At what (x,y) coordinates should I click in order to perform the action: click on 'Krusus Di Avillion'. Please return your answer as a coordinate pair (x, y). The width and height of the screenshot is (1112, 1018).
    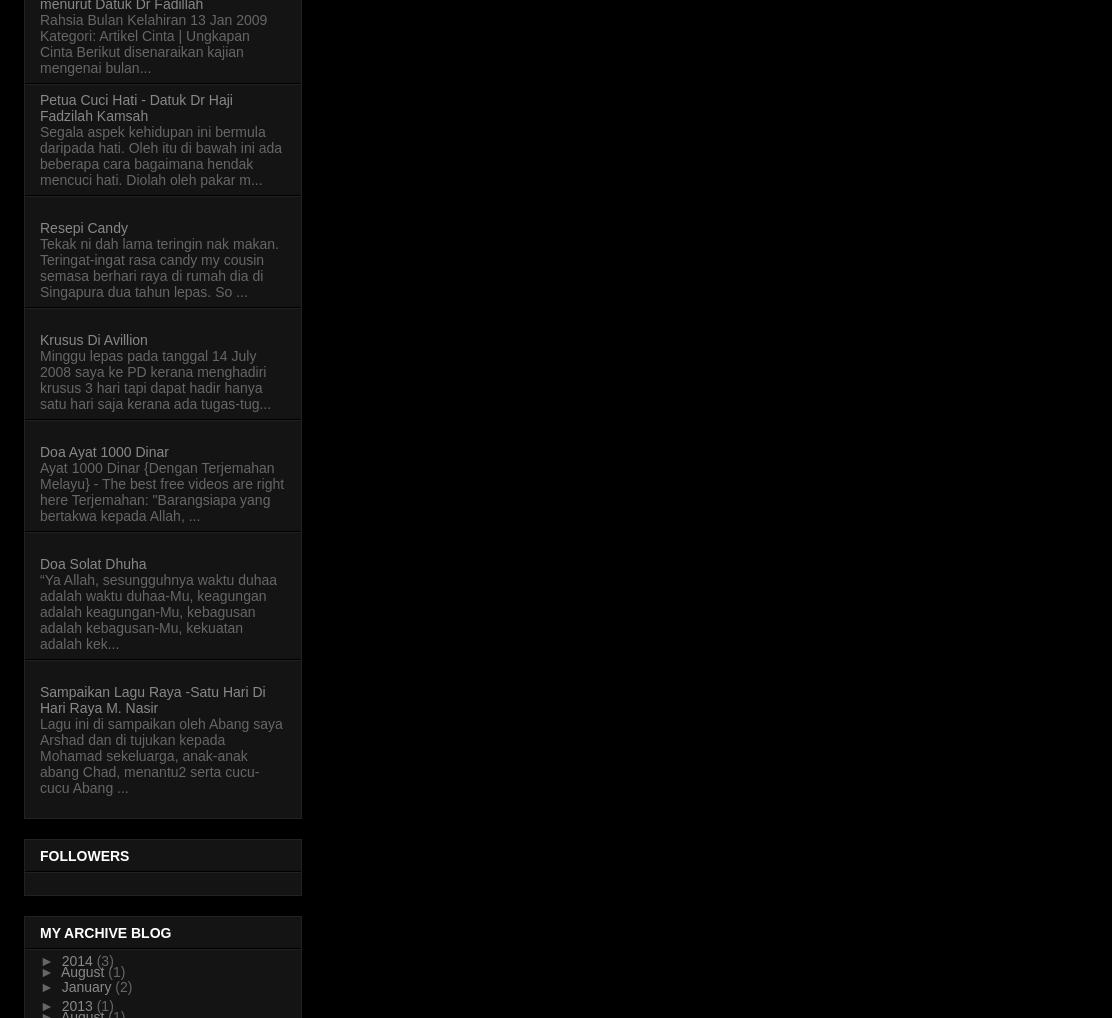
    Looking at the image, I should click on (92, 337).